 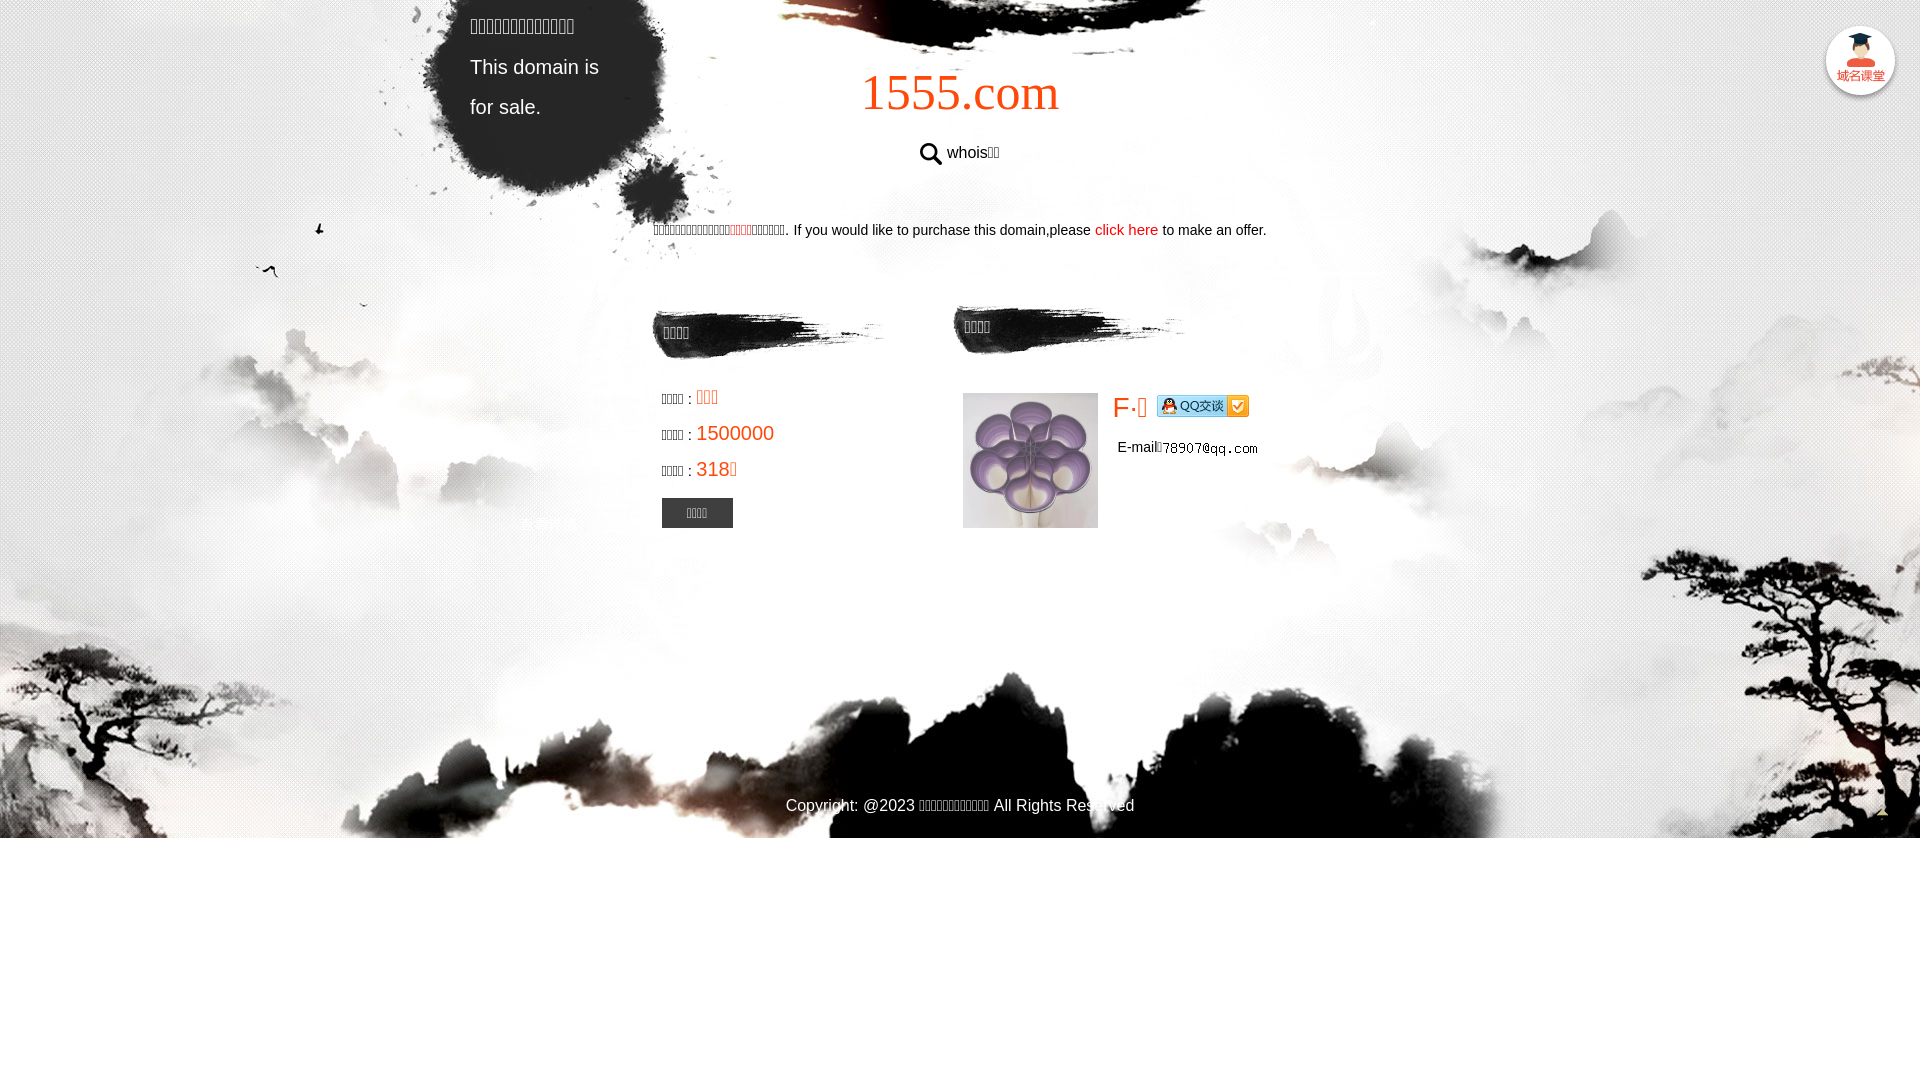 I want to click on 'click here', so click(x=1089, y=228).